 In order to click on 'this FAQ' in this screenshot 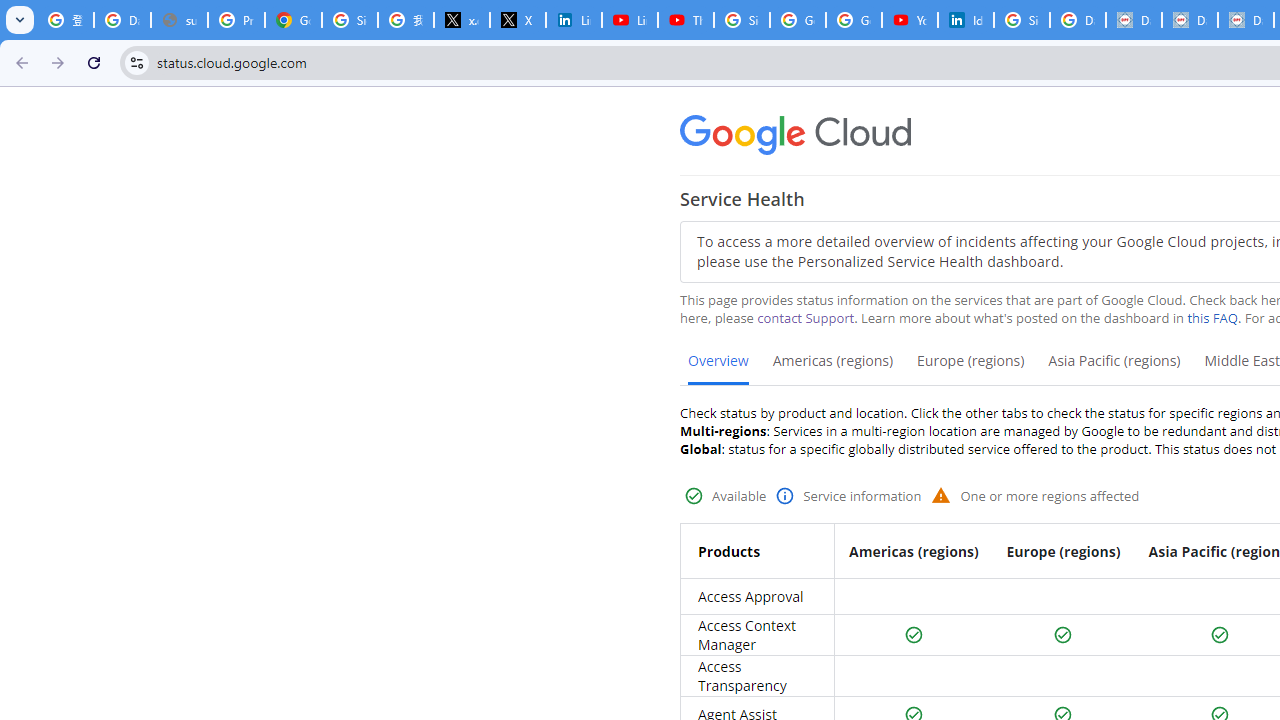, I will do `click(1211, 317)`.